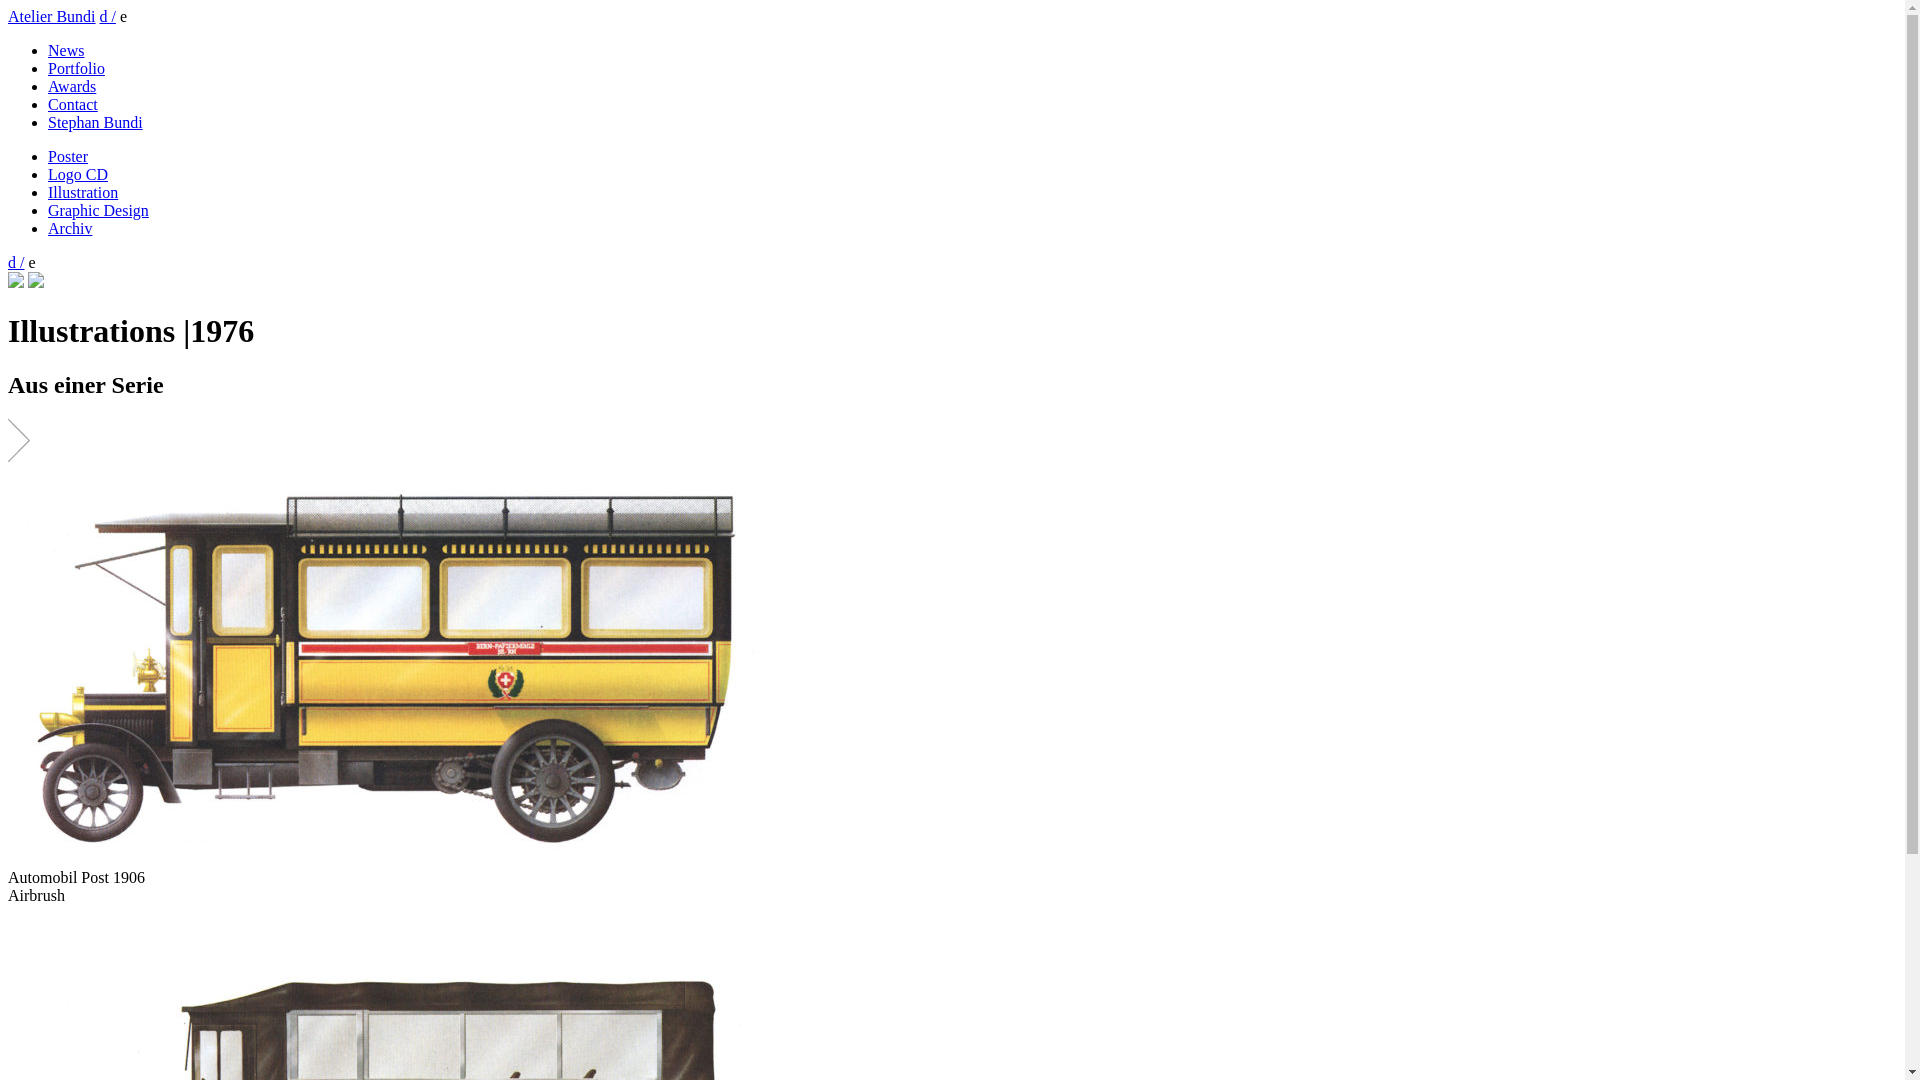  What do you see at coordinates (77, 173) in the screenshot?
I see `'Logo CD'` at bounding box center [77, 173].